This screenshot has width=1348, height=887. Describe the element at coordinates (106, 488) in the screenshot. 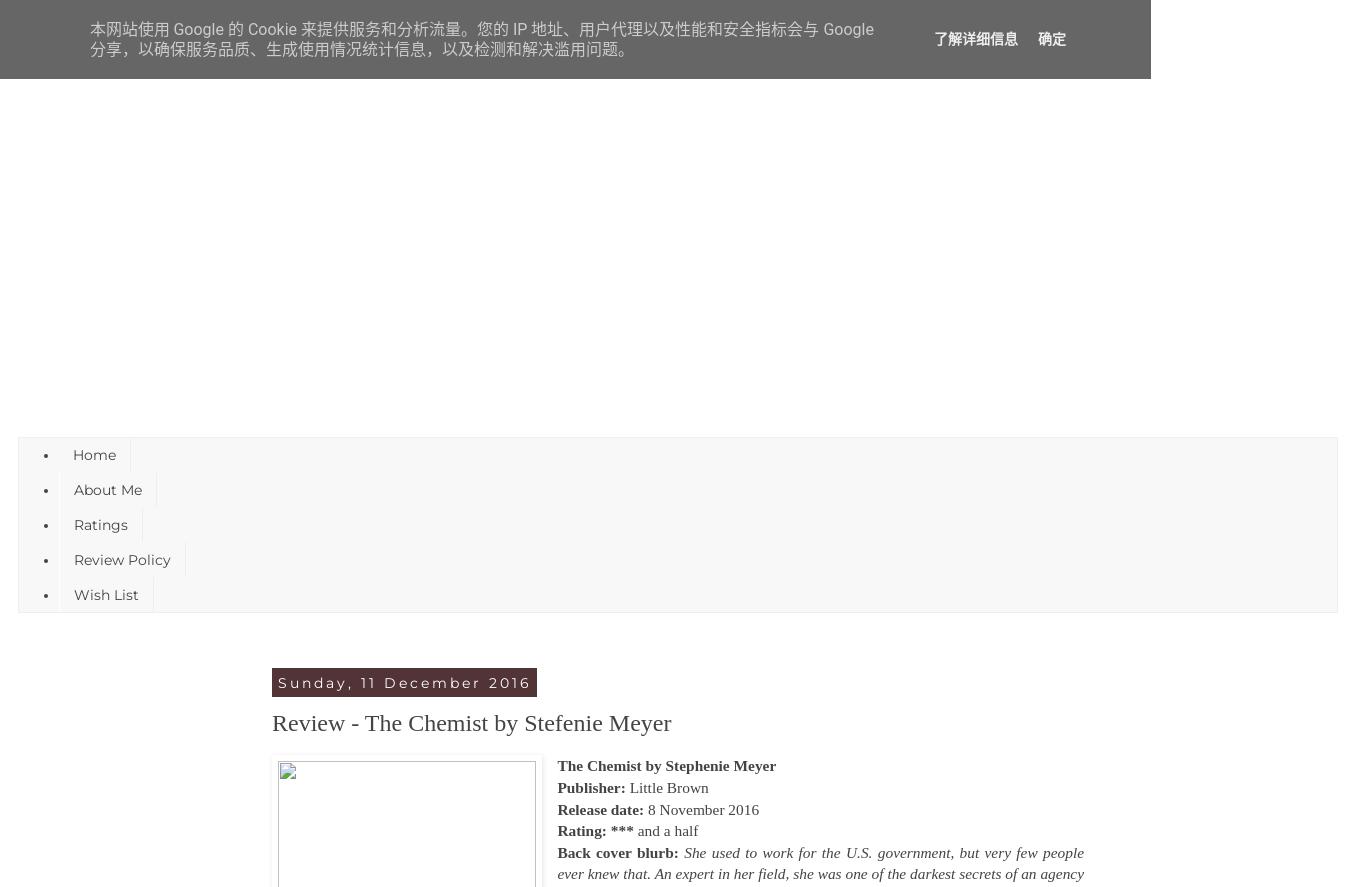

I see `'About Me'` at that location.